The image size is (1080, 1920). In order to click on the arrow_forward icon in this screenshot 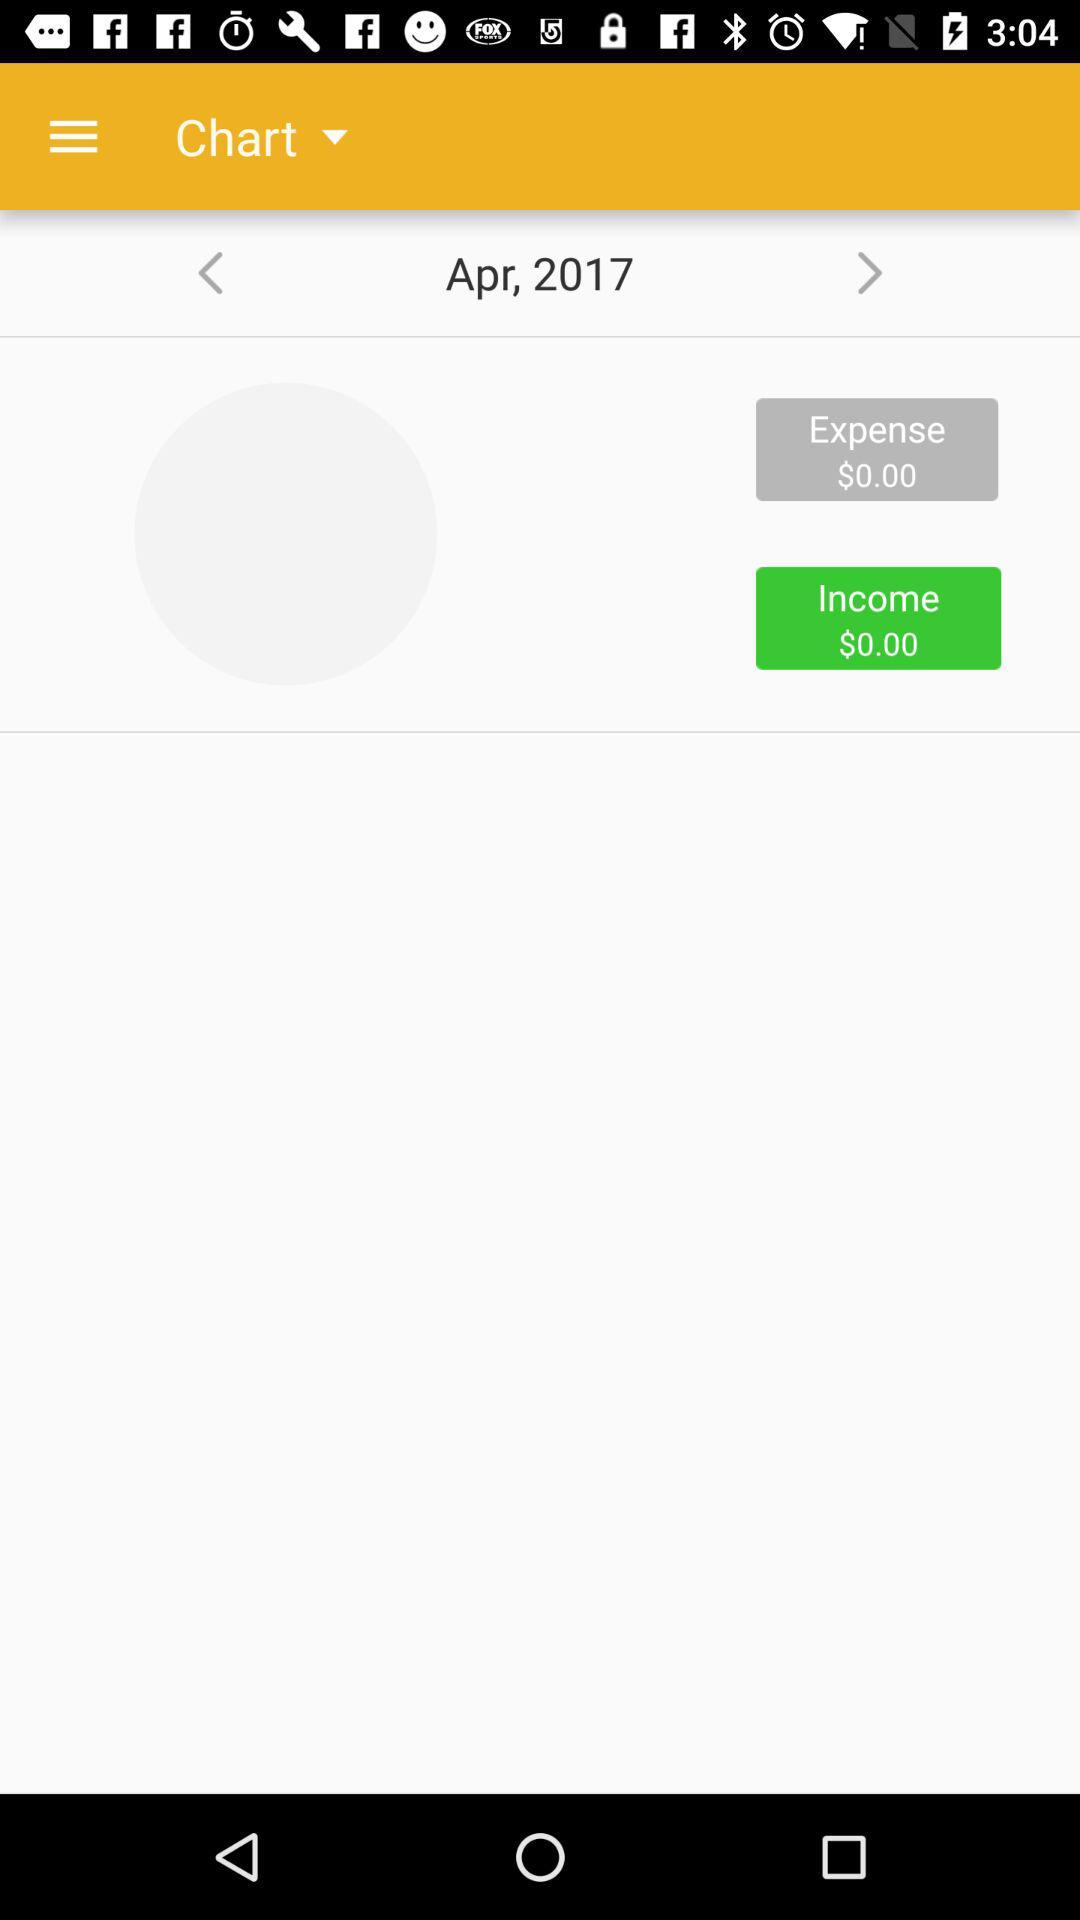, I will do `click(882, 272)`.